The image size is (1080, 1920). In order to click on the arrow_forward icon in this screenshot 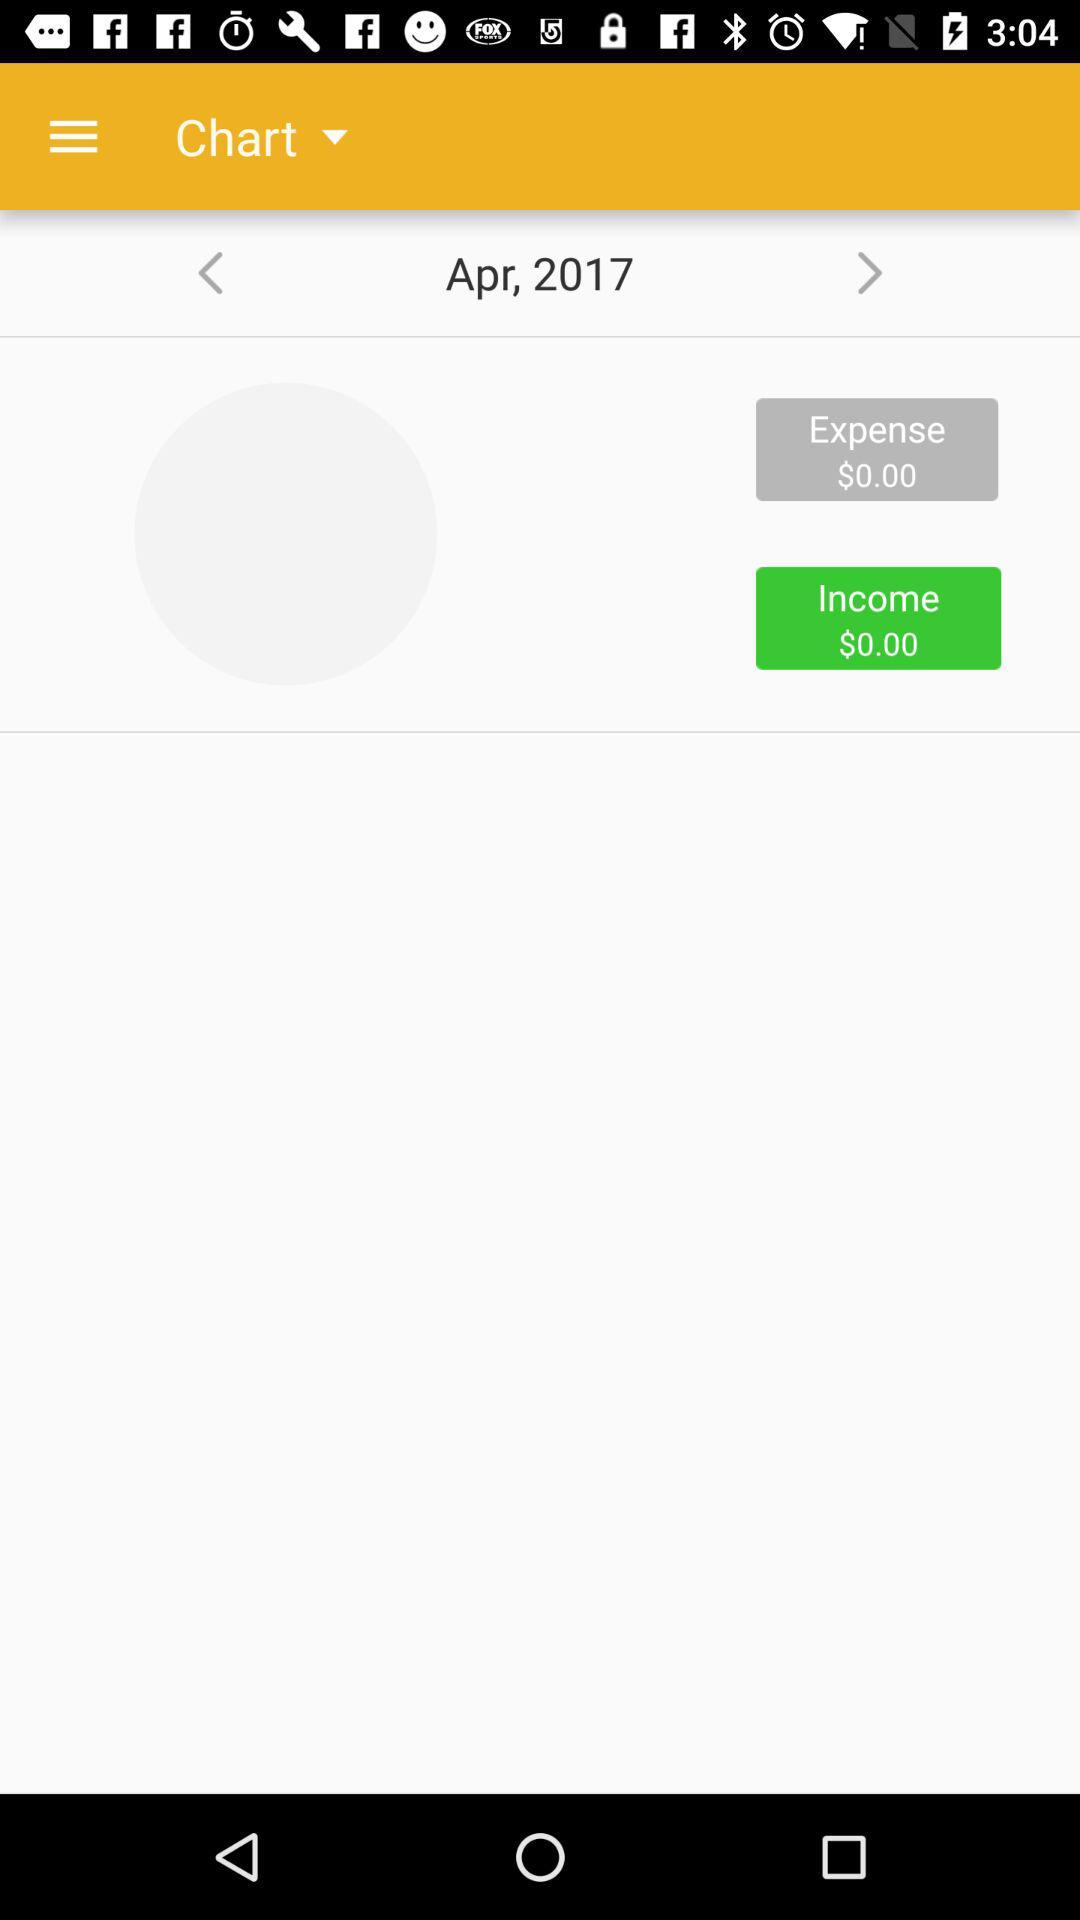, I will do `click(882, 272)`.